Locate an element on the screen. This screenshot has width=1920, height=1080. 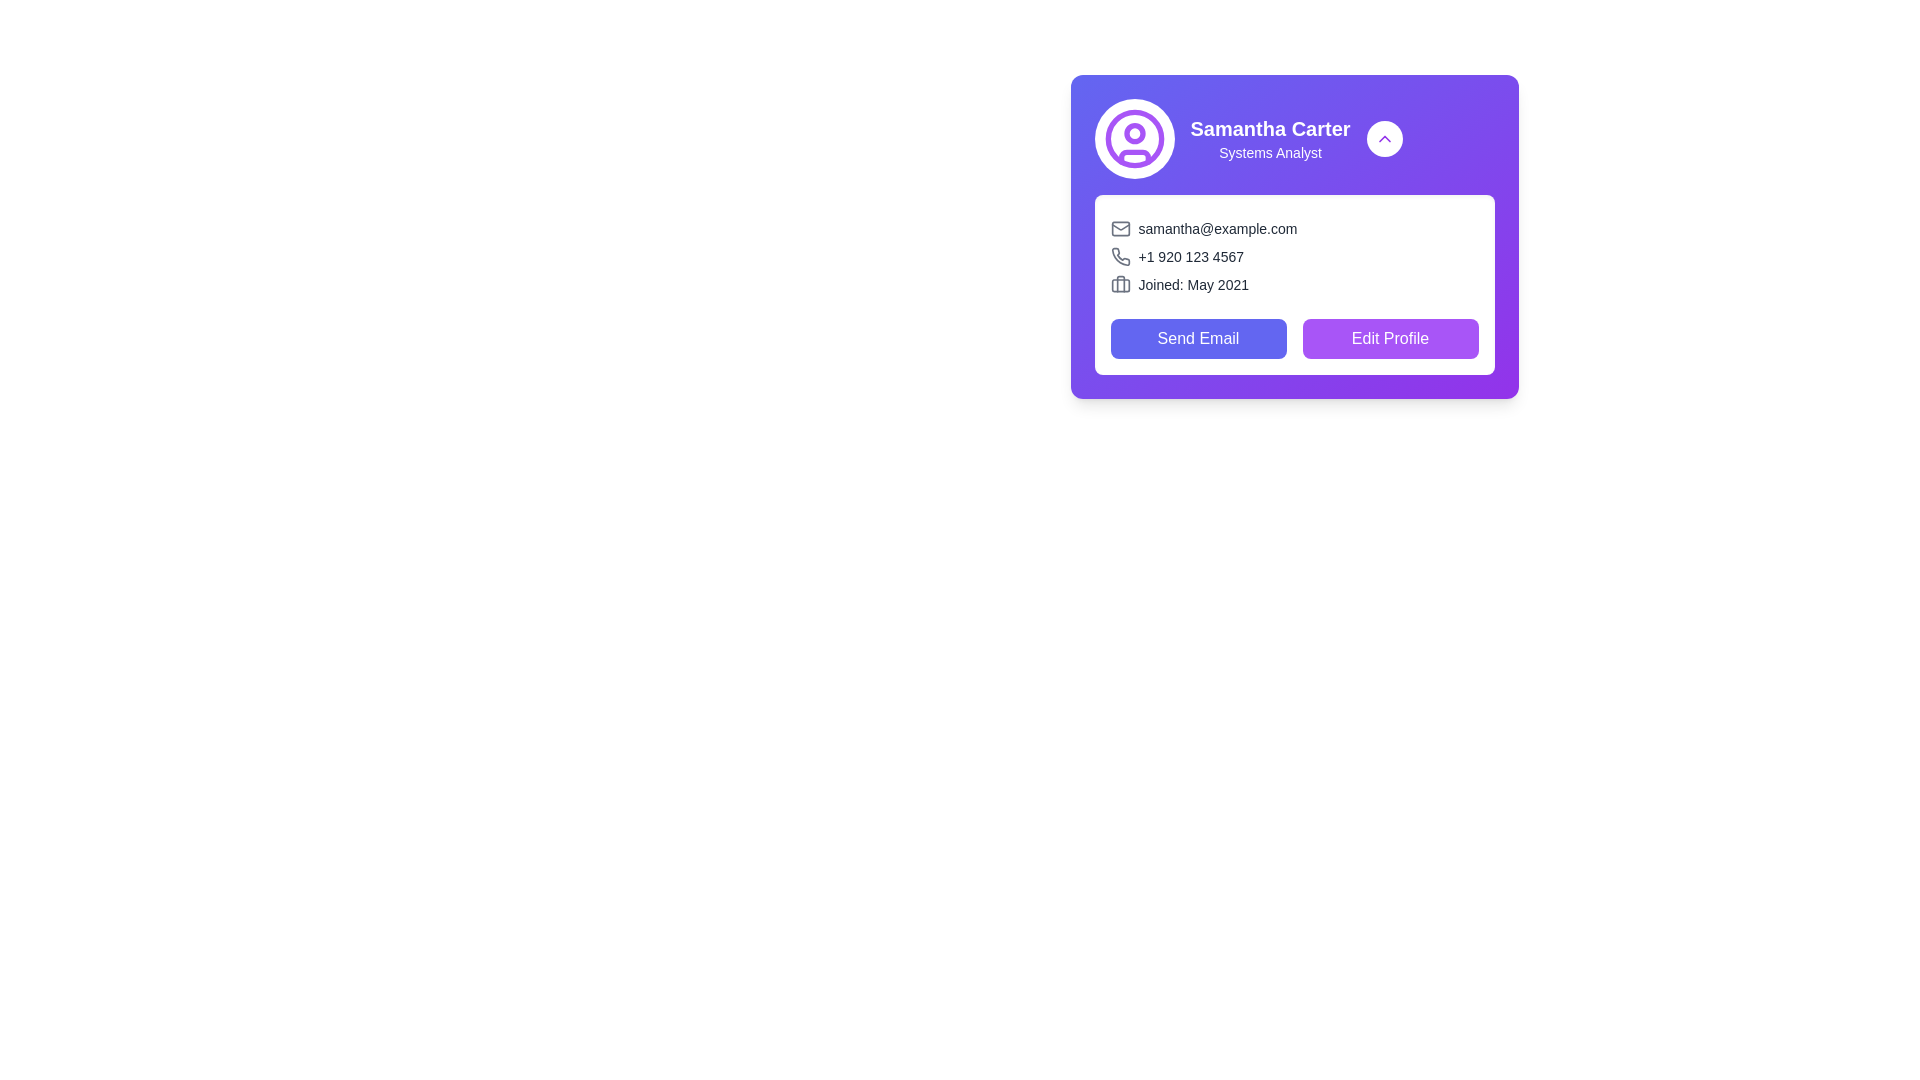
the phone icon representing a telephone-related function located in the contact information section under 'Samantha Carter' is located at coordinates (1120, 255).